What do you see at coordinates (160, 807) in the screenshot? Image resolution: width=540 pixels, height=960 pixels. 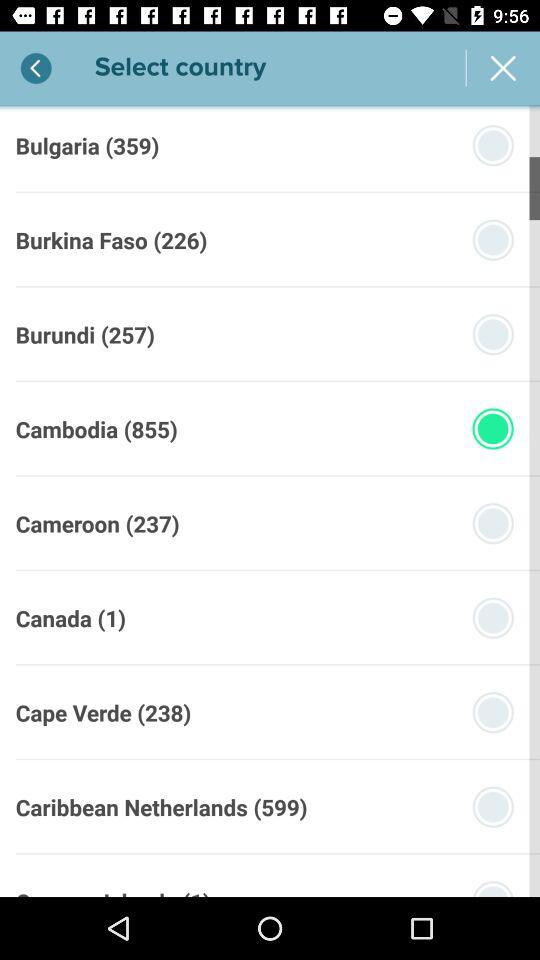 I see `the caribbean netherlands (599)` at bounding box center [160, 807].